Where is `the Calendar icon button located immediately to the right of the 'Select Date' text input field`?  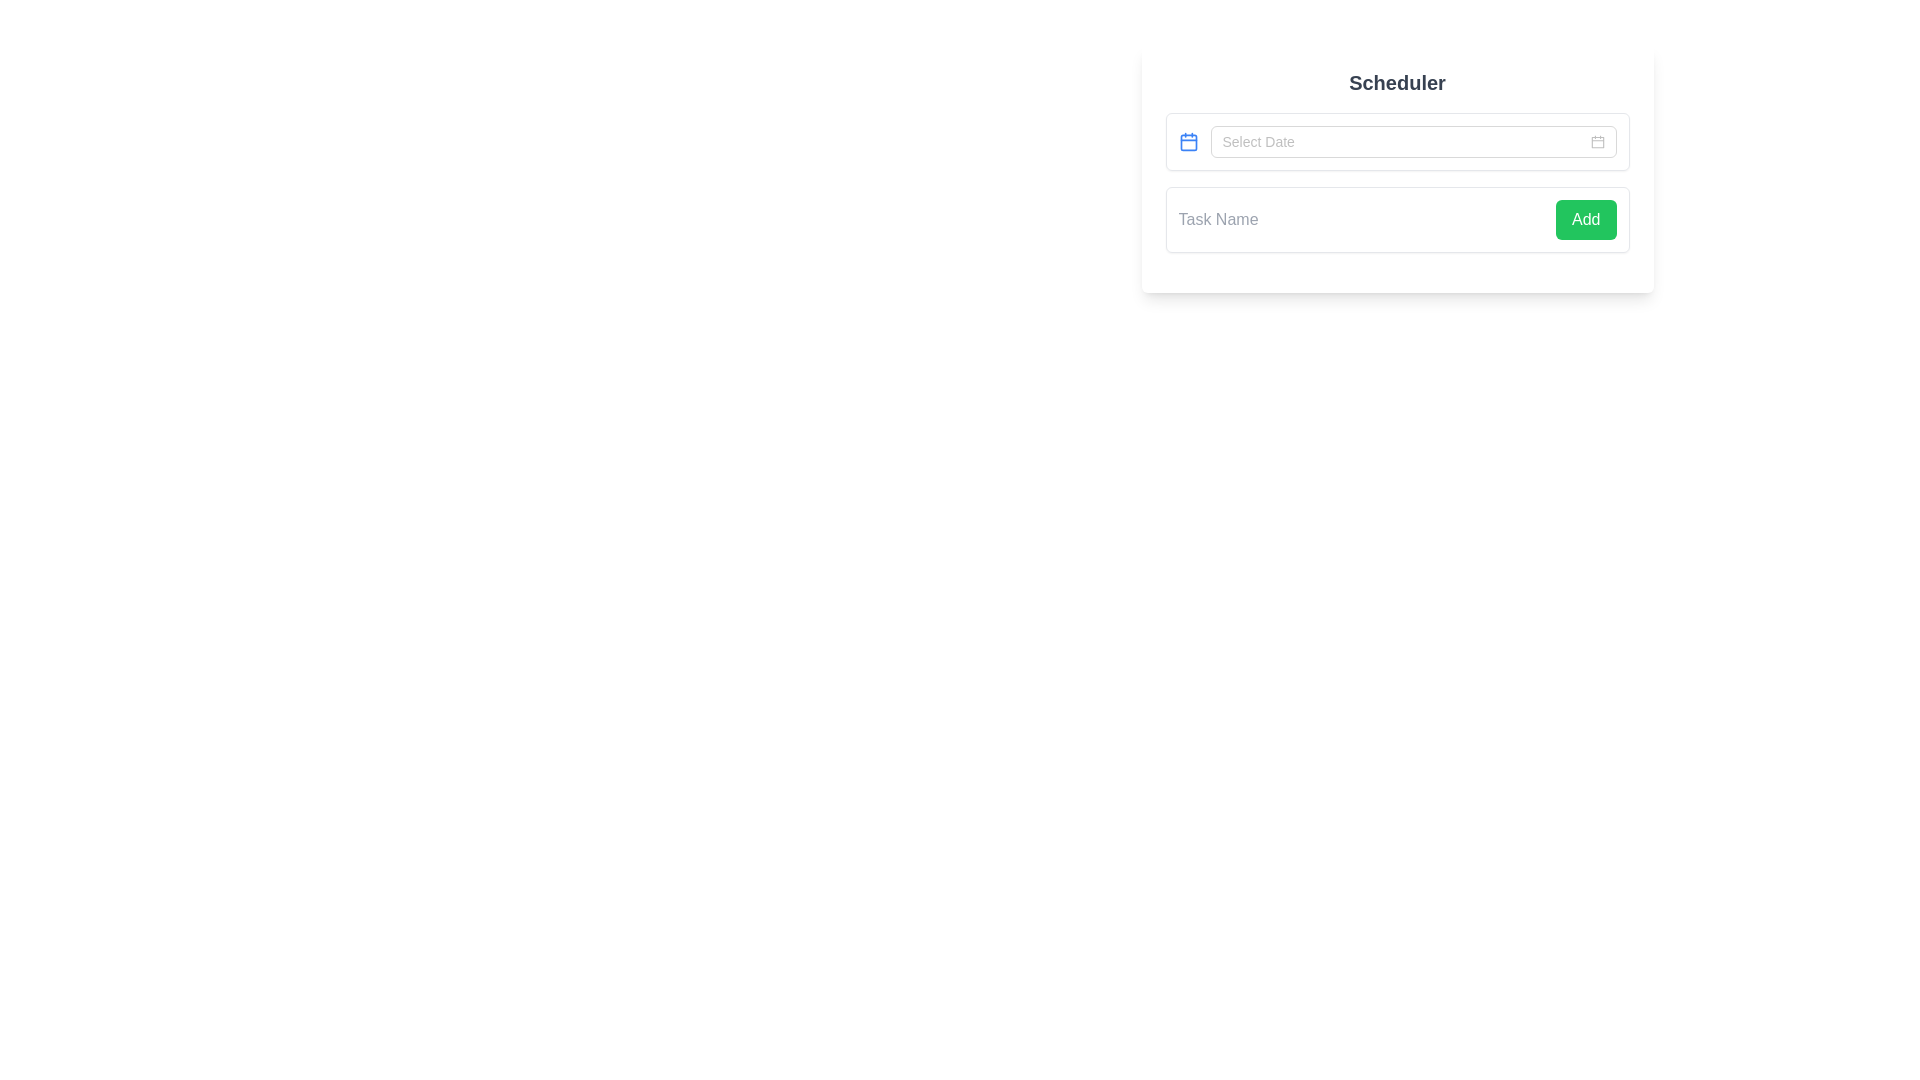 the Calendar icon button located immediately to the right of the 'Select Date' text input field is located at coordinates (1596, 141).